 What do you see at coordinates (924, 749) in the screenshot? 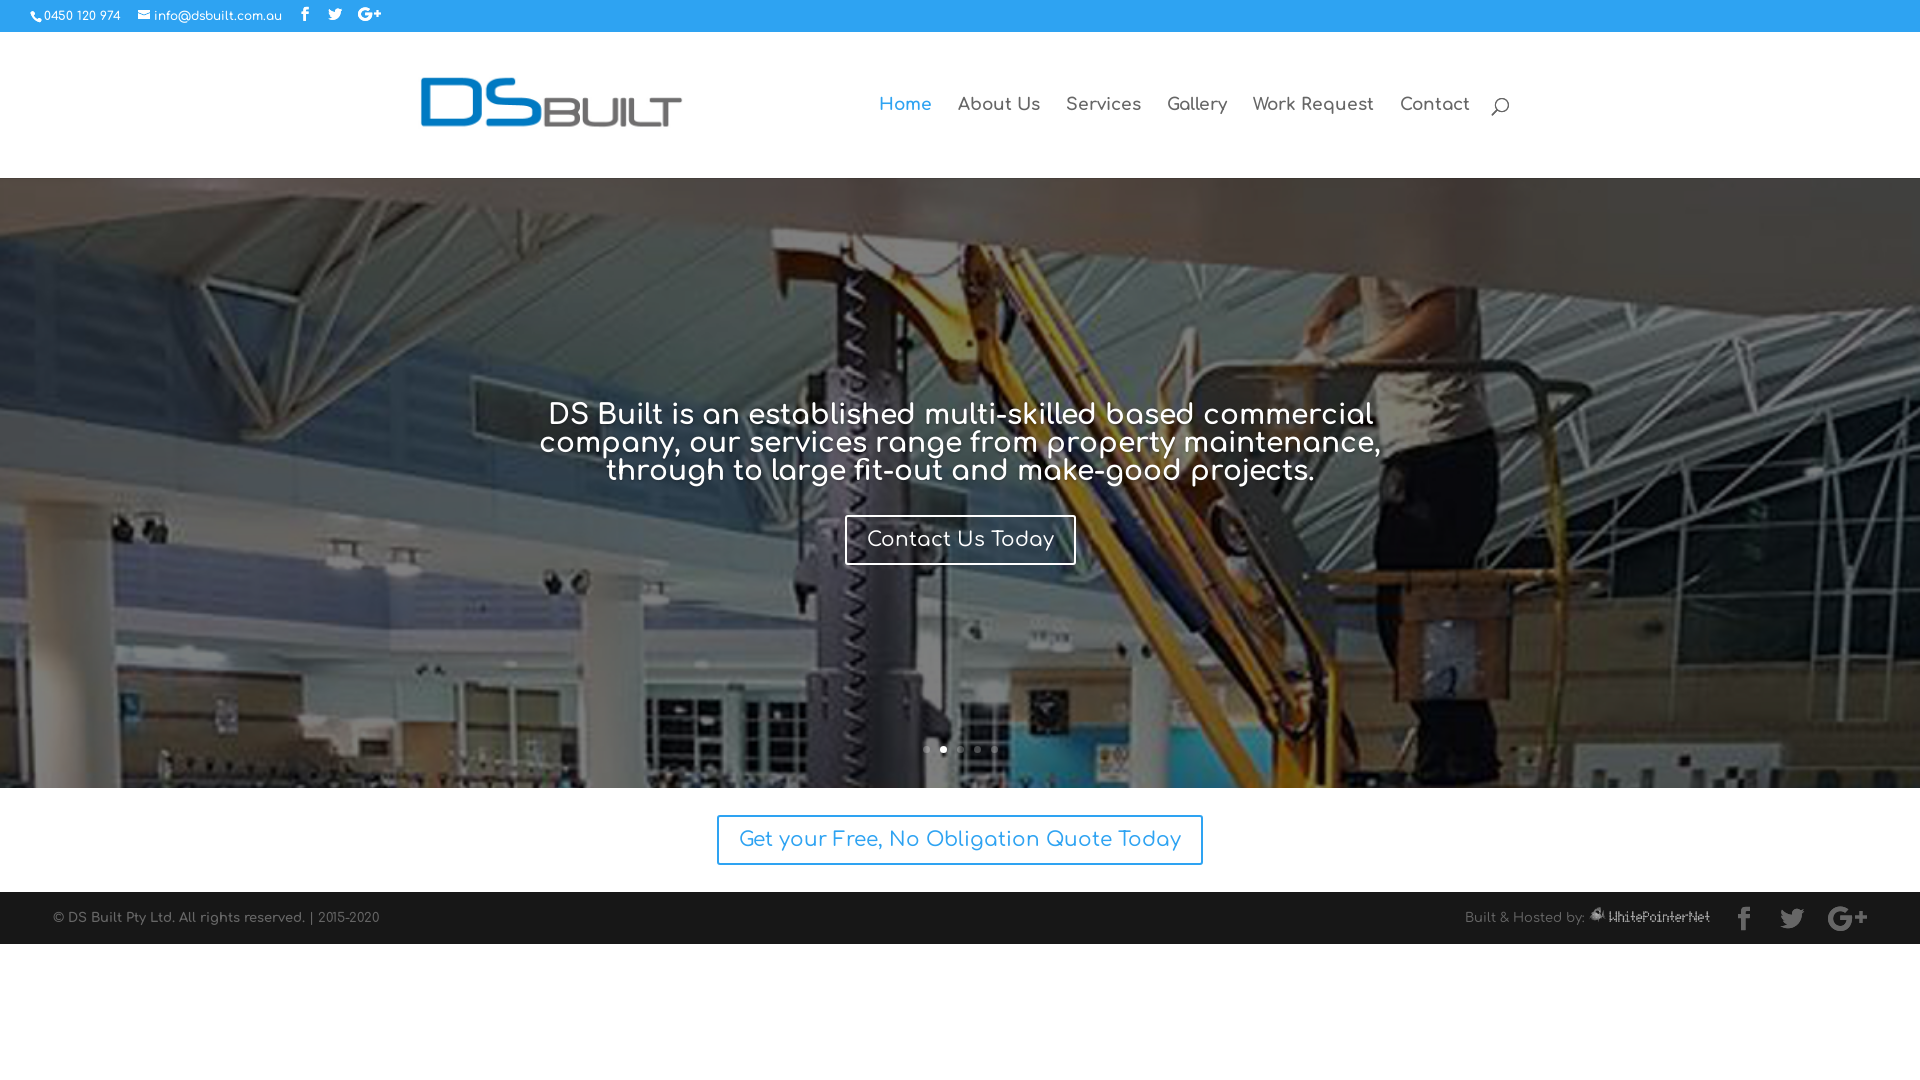
I see `'1'` at bounding box center [924, 749].